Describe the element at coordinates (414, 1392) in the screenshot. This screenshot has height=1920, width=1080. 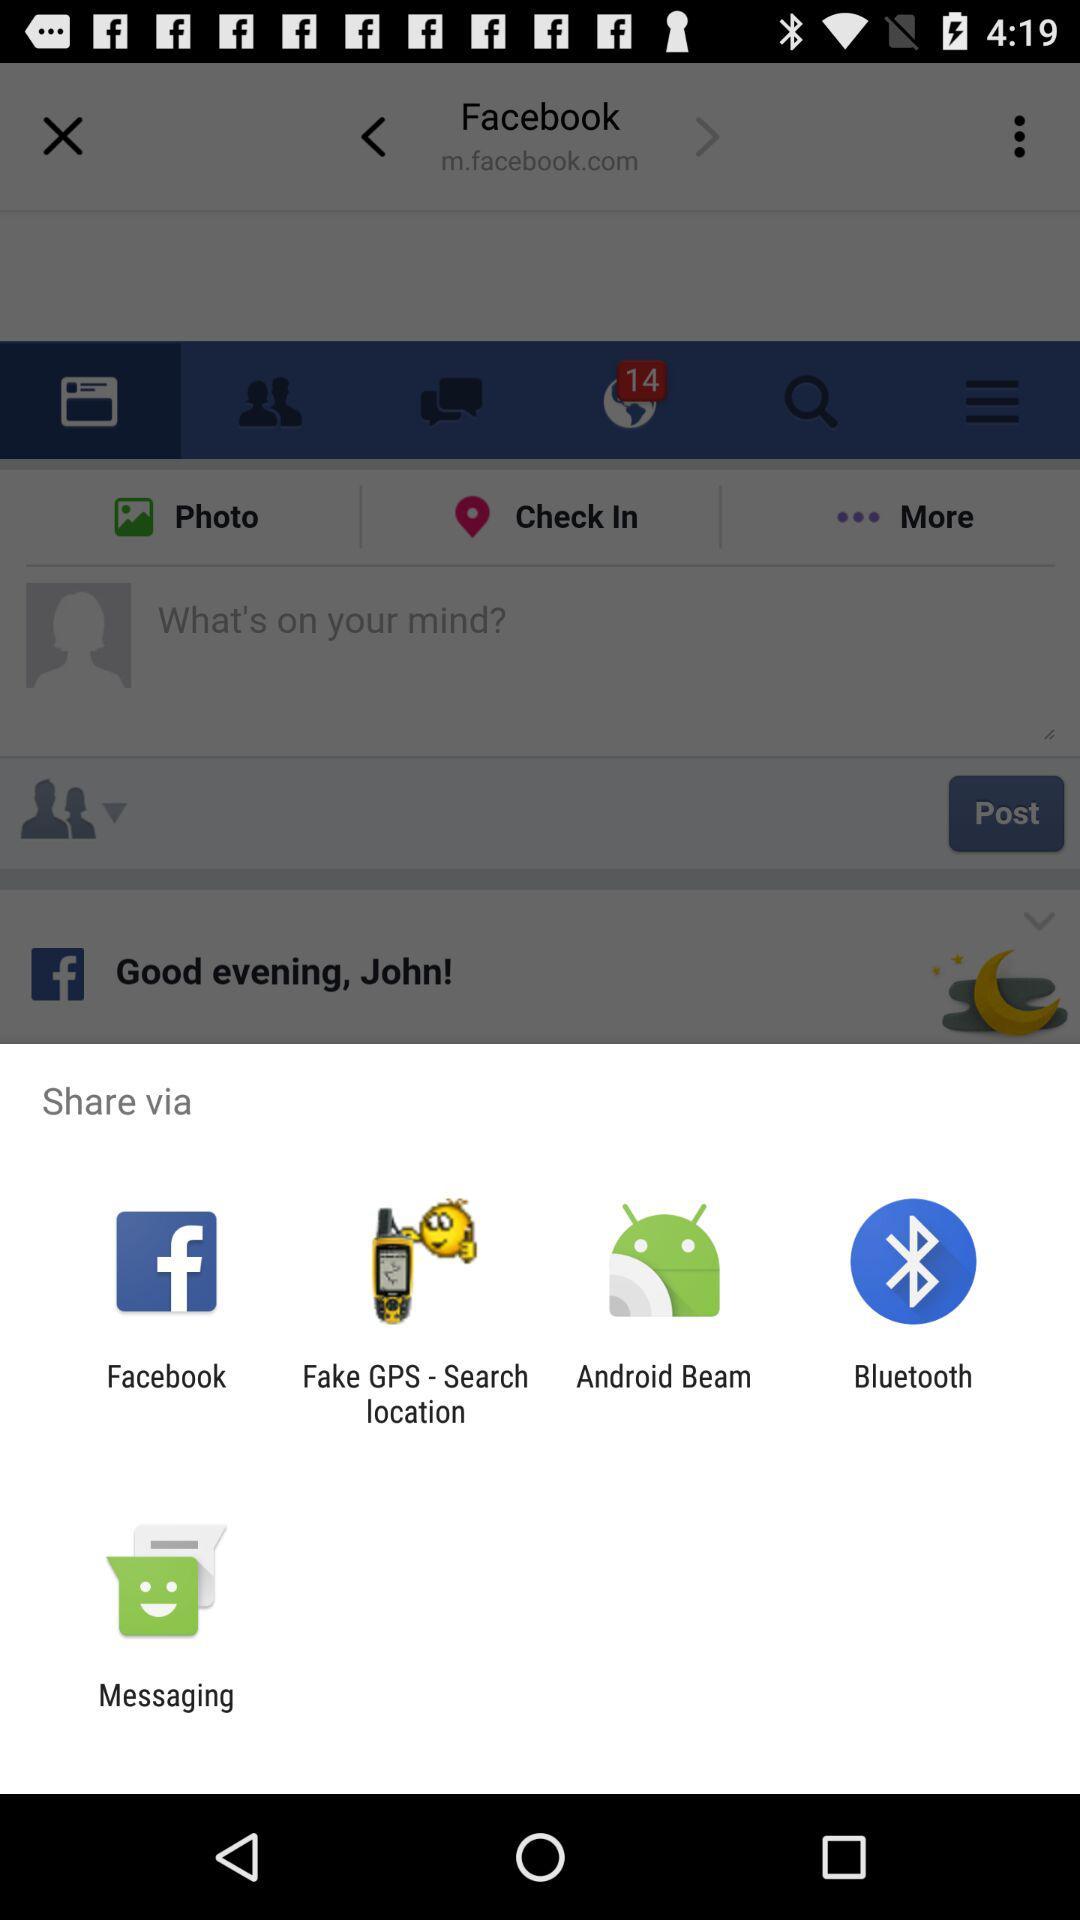
I see `icon to the right of the facebook app` at that location.